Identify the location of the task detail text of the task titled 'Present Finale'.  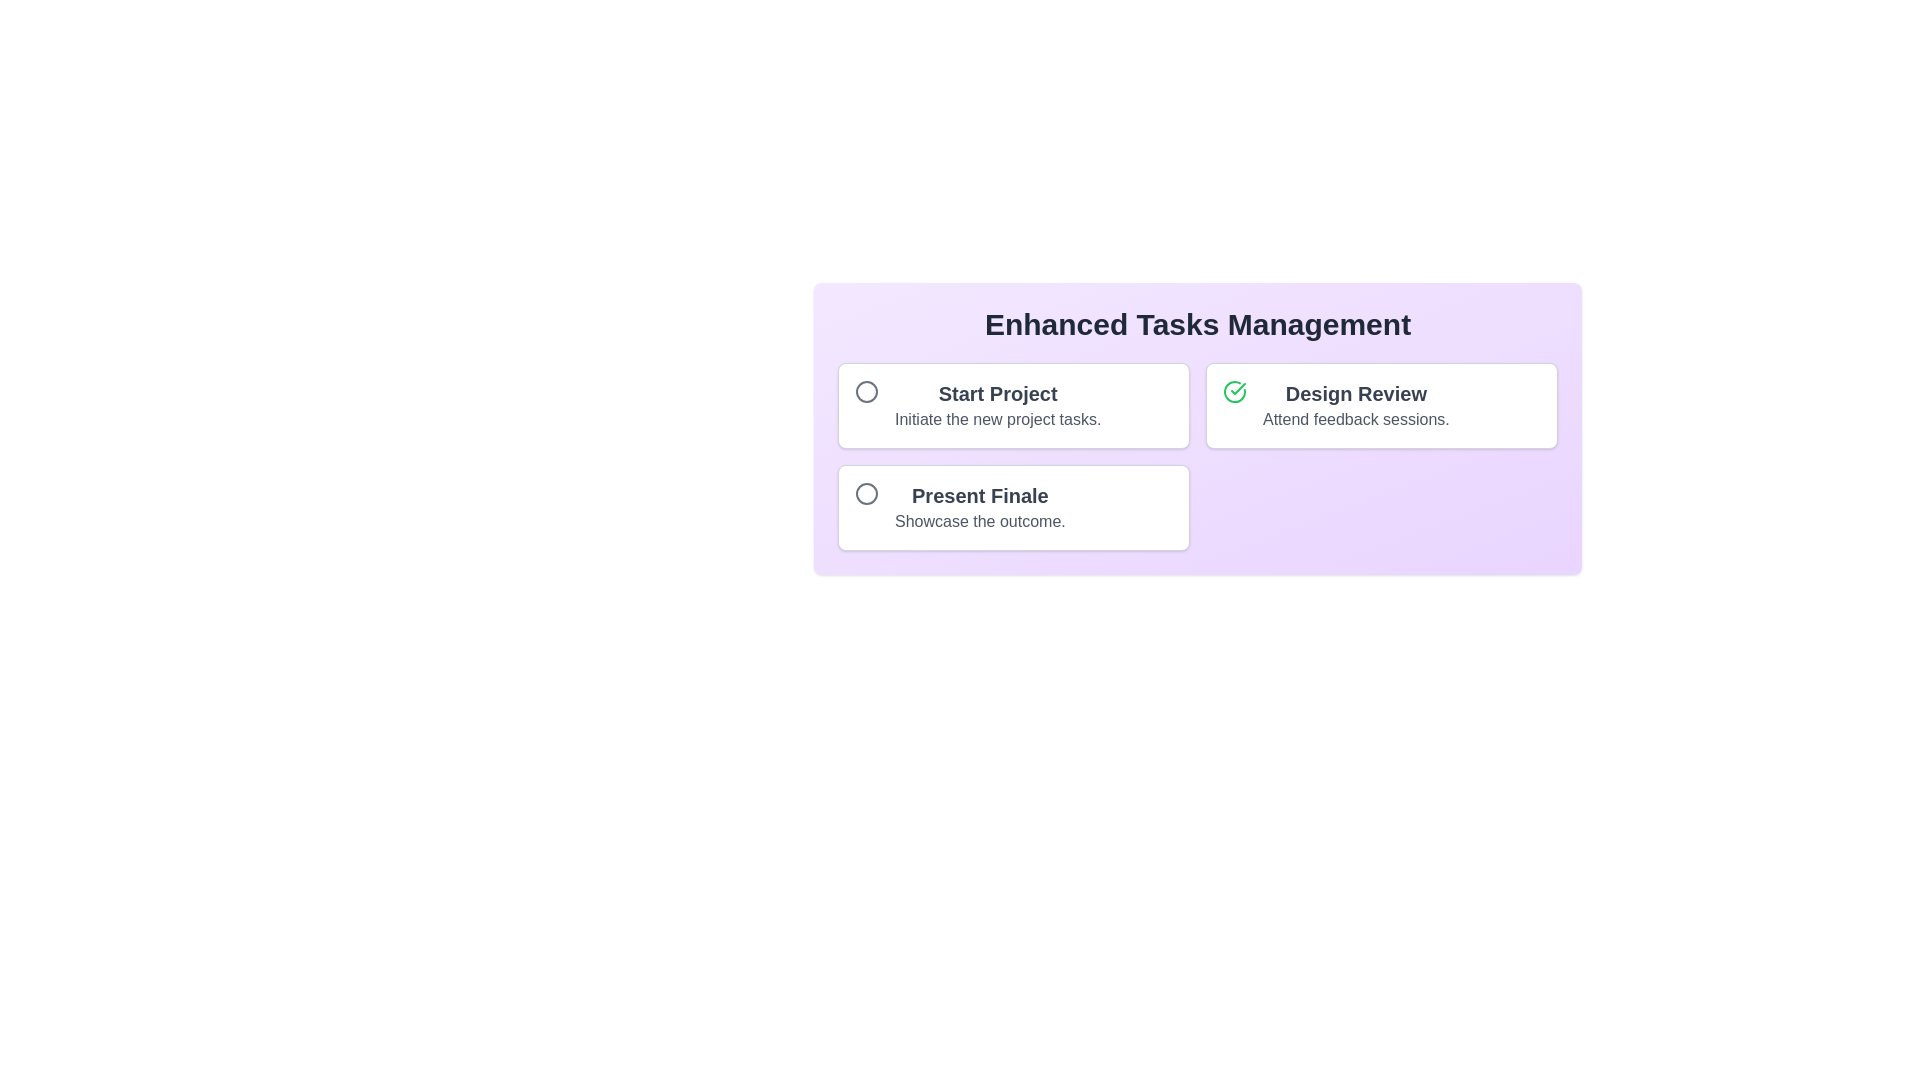
(979, 520).